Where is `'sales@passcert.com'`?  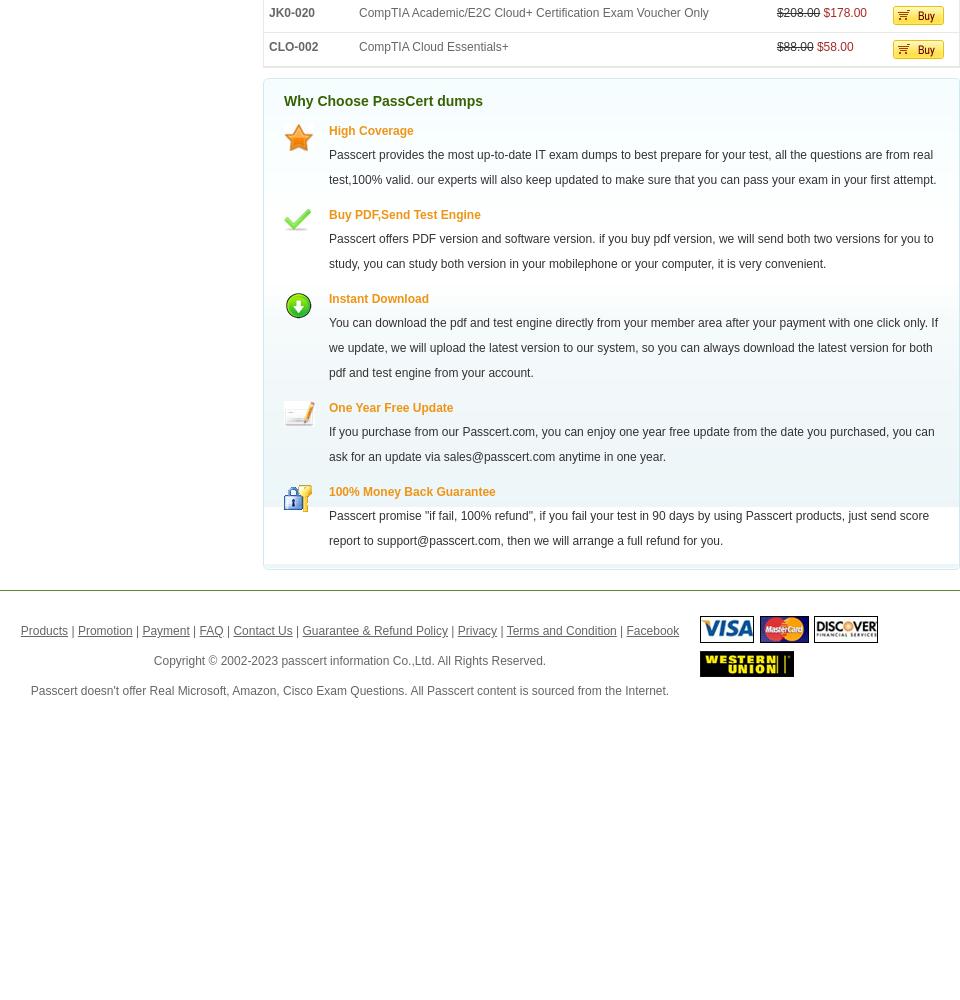 'sales@passcert.com' is located at coordinates (498, 456).